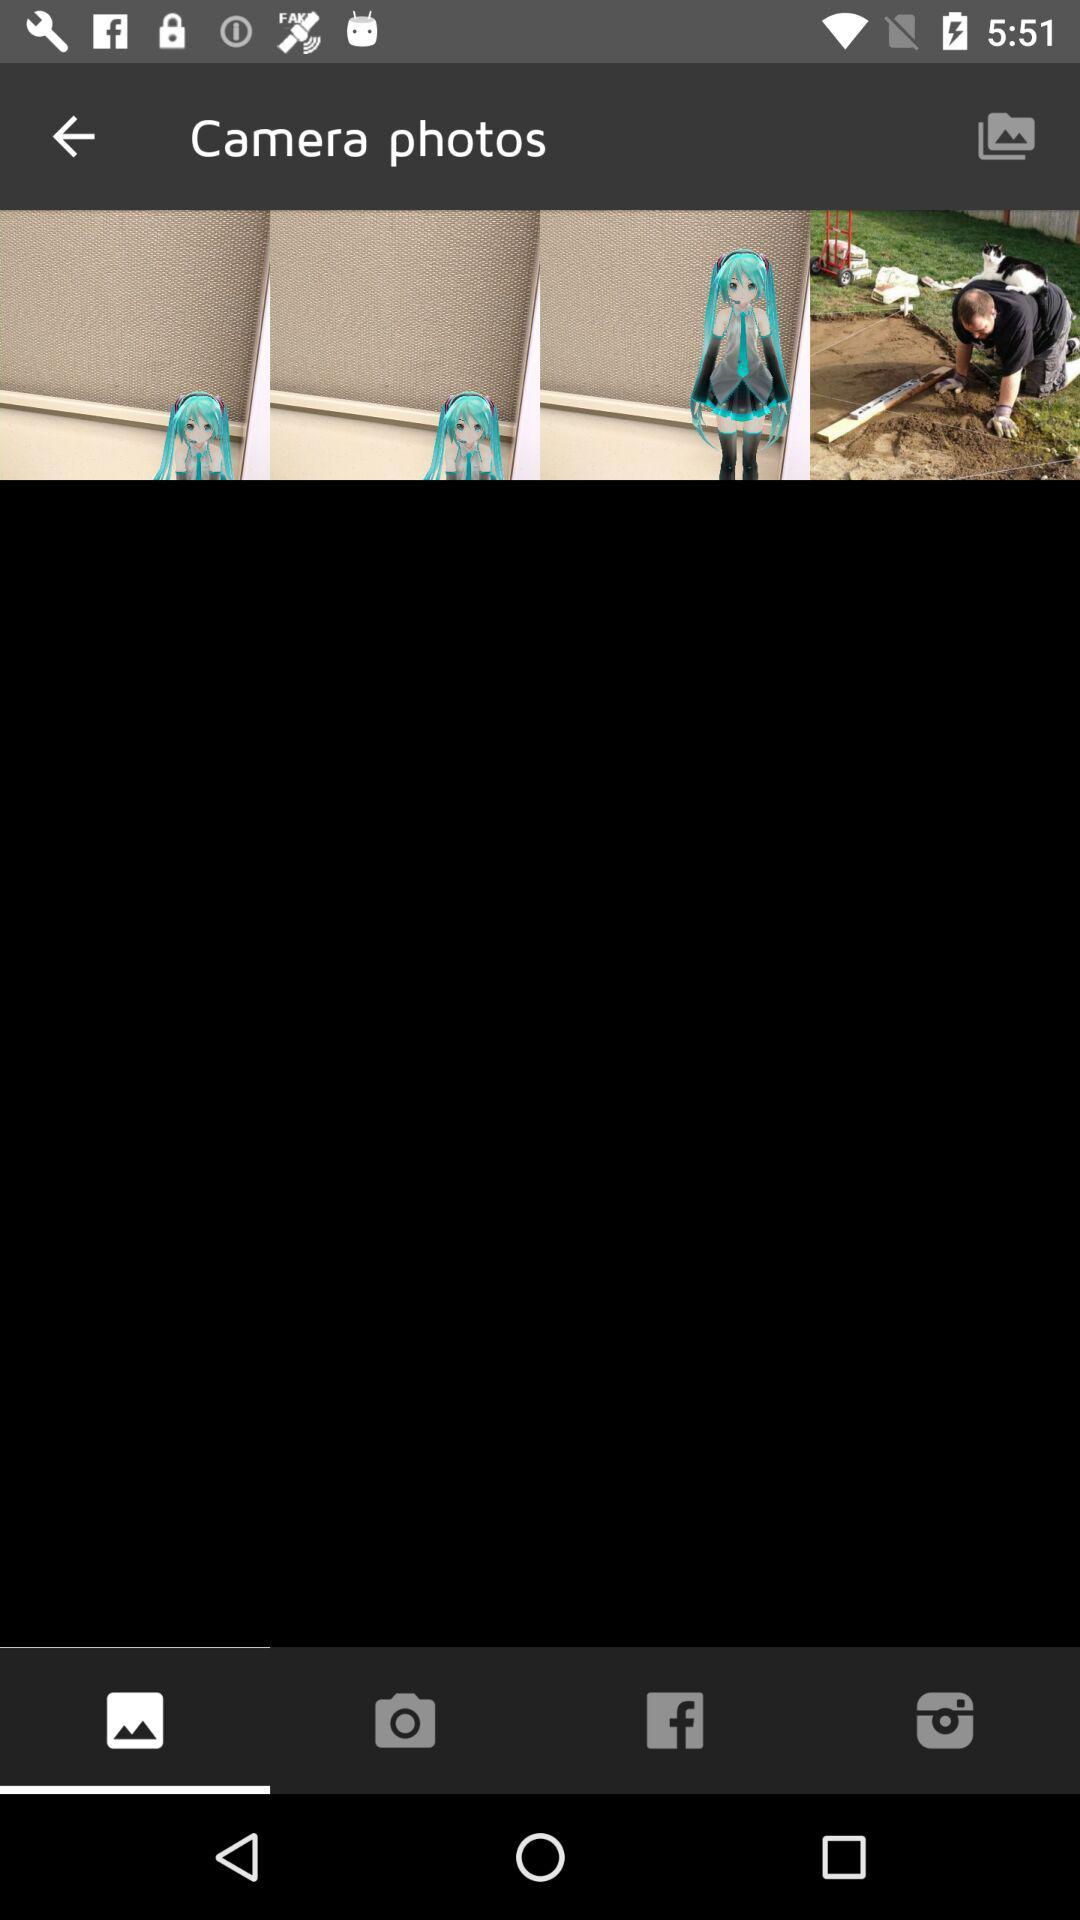  Describe the element at coordinates (945, 1719) in the screenshot. I see `open instagram` at that location.